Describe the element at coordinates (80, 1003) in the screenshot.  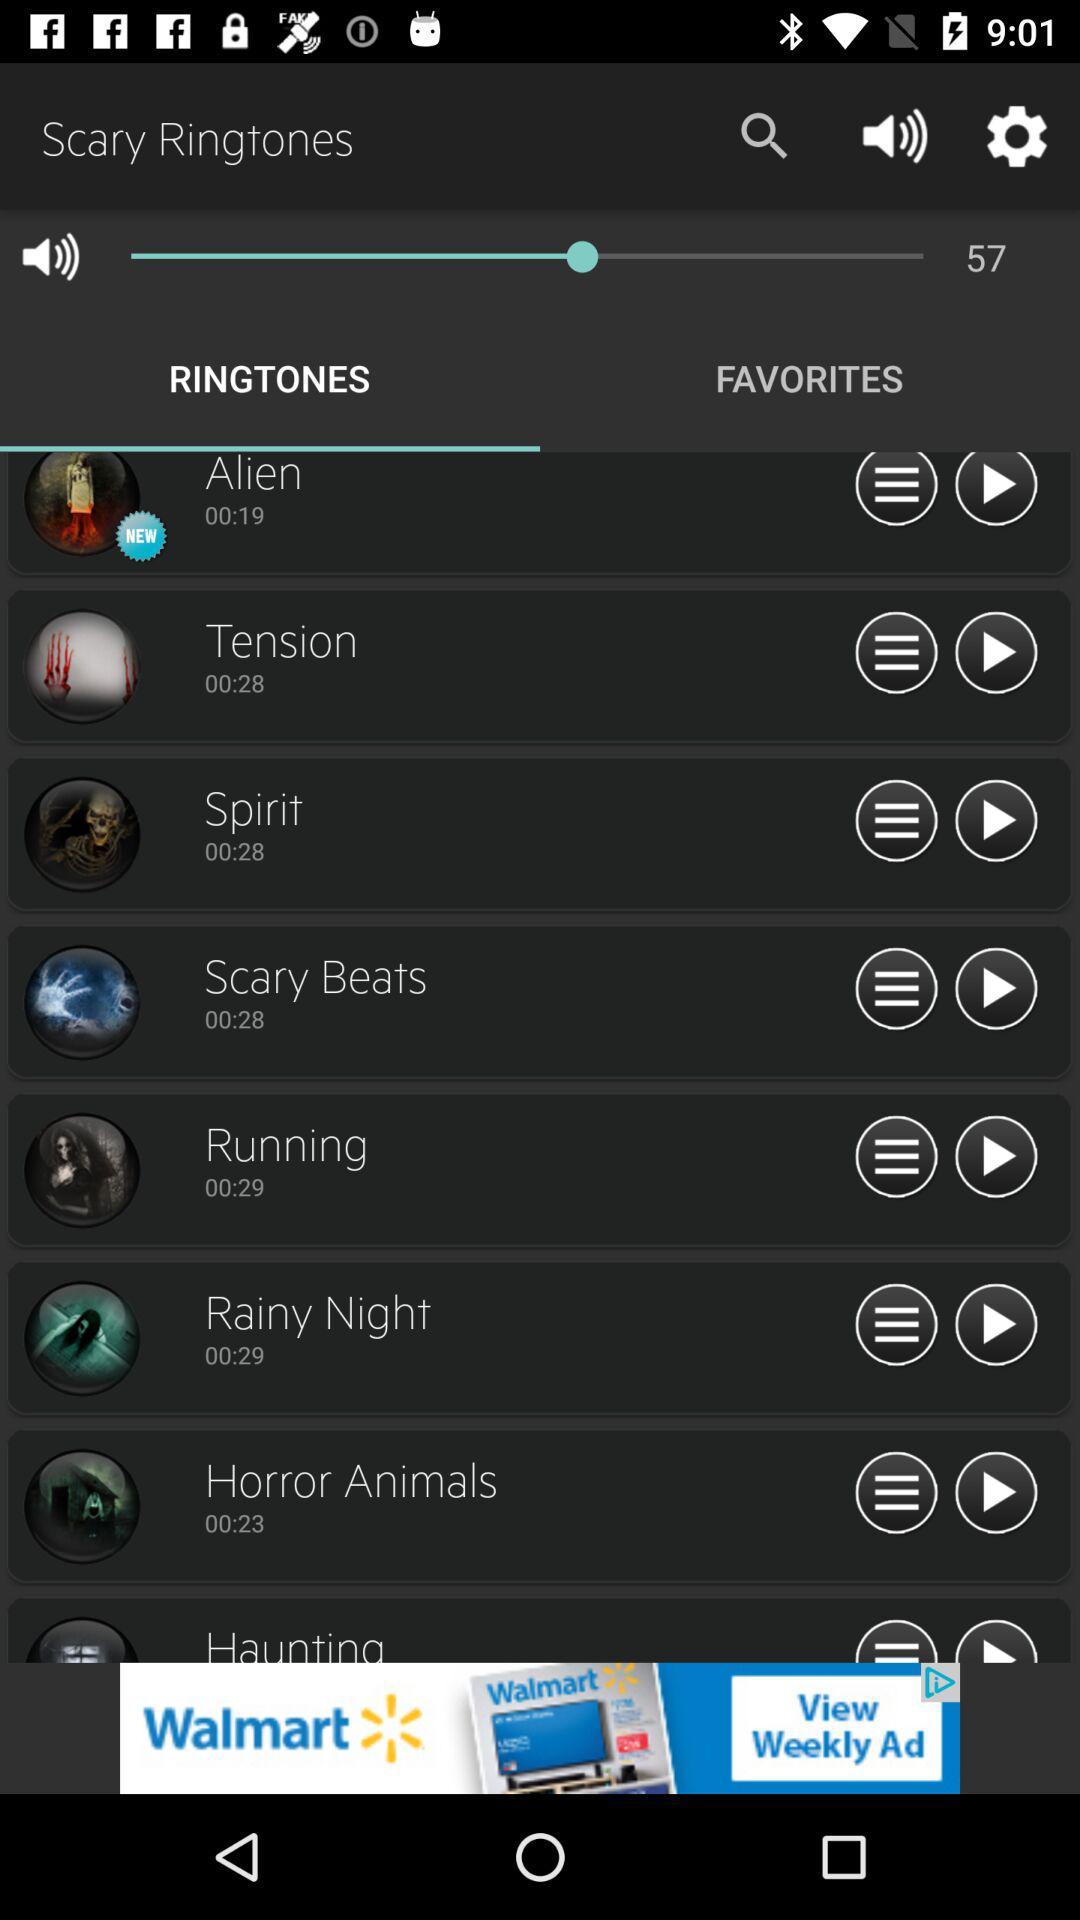
I see `scary beats option` at that location.